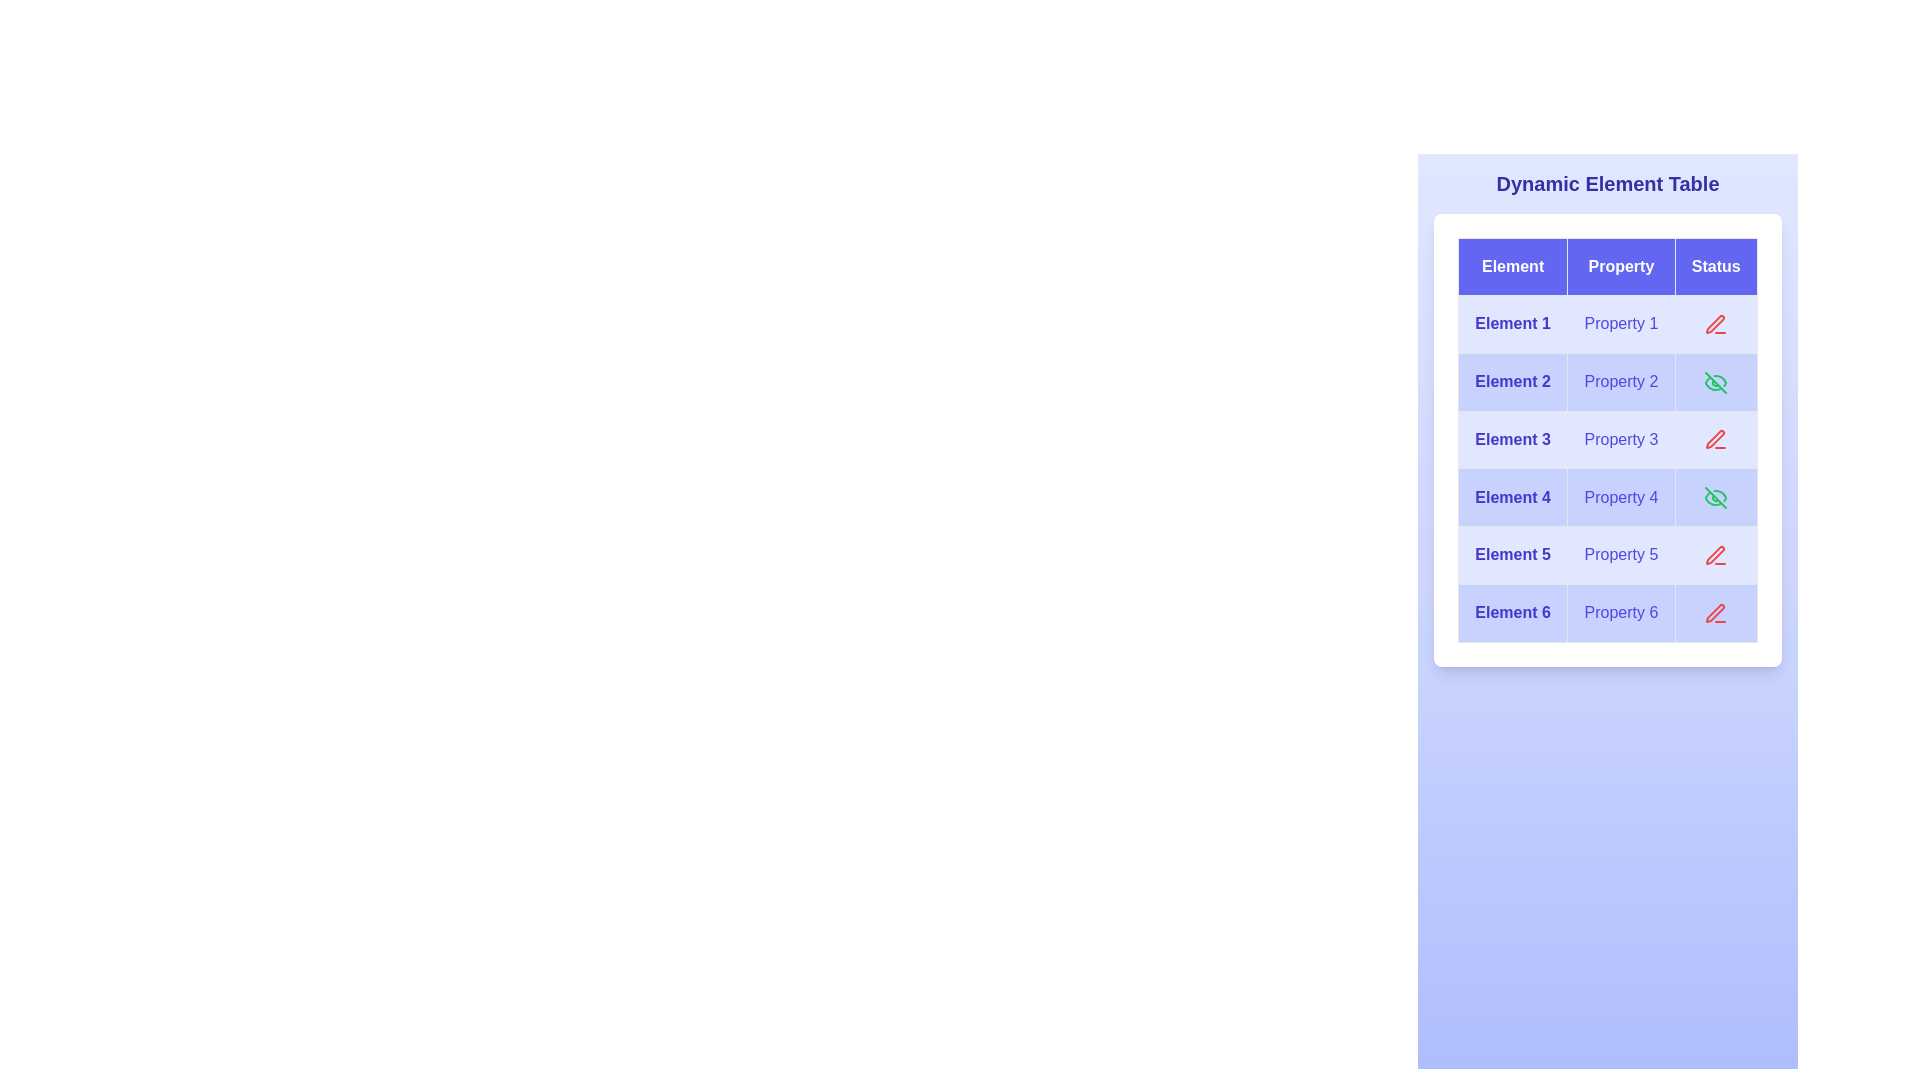 This screenshot has width=1920, height=1080. I want to click on the text of element Element 6 to read its displayed text, so click(1513, 612).